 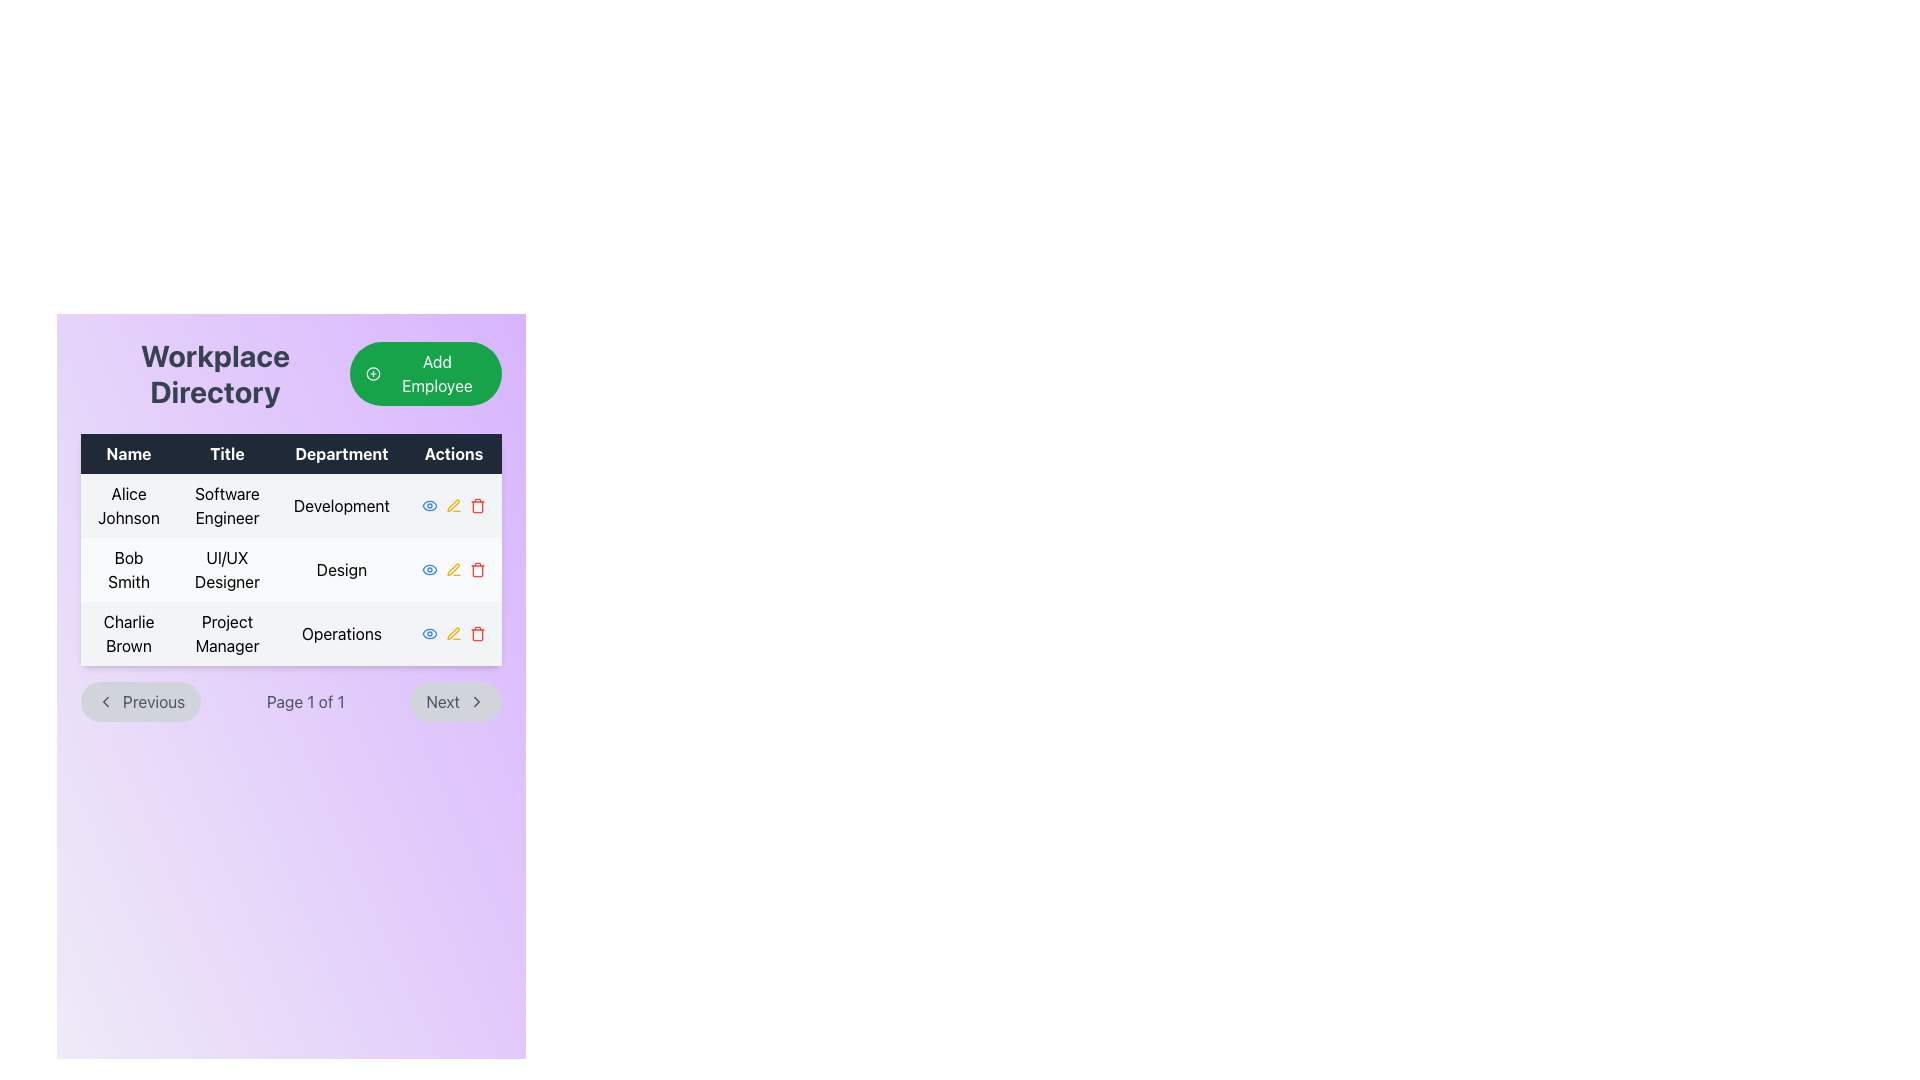 What do you see at coordinates (476, 570) in the screenshot?
I see `the red trash icon located` at bounding box center [476, 570].